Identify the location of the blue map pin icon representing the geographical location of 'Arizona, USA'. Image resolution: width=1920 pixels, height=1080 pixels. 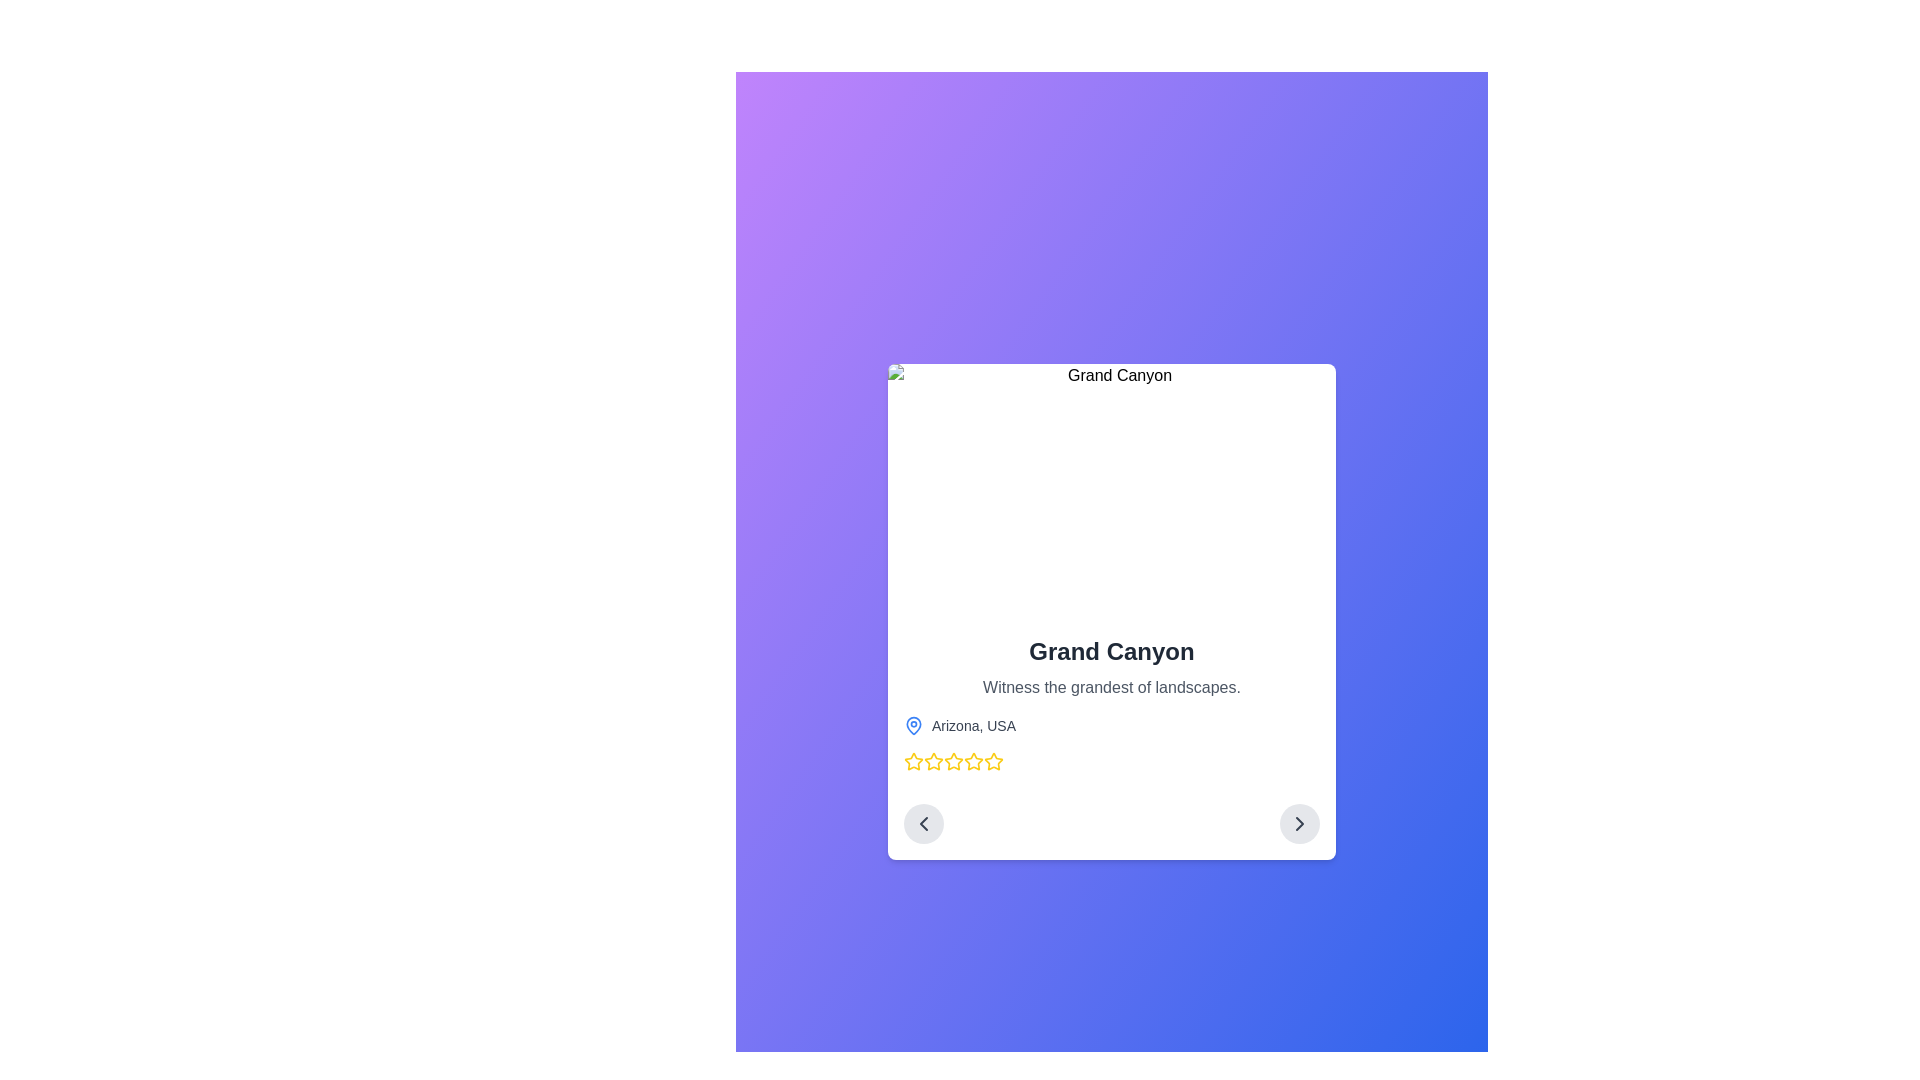
(912, 725).